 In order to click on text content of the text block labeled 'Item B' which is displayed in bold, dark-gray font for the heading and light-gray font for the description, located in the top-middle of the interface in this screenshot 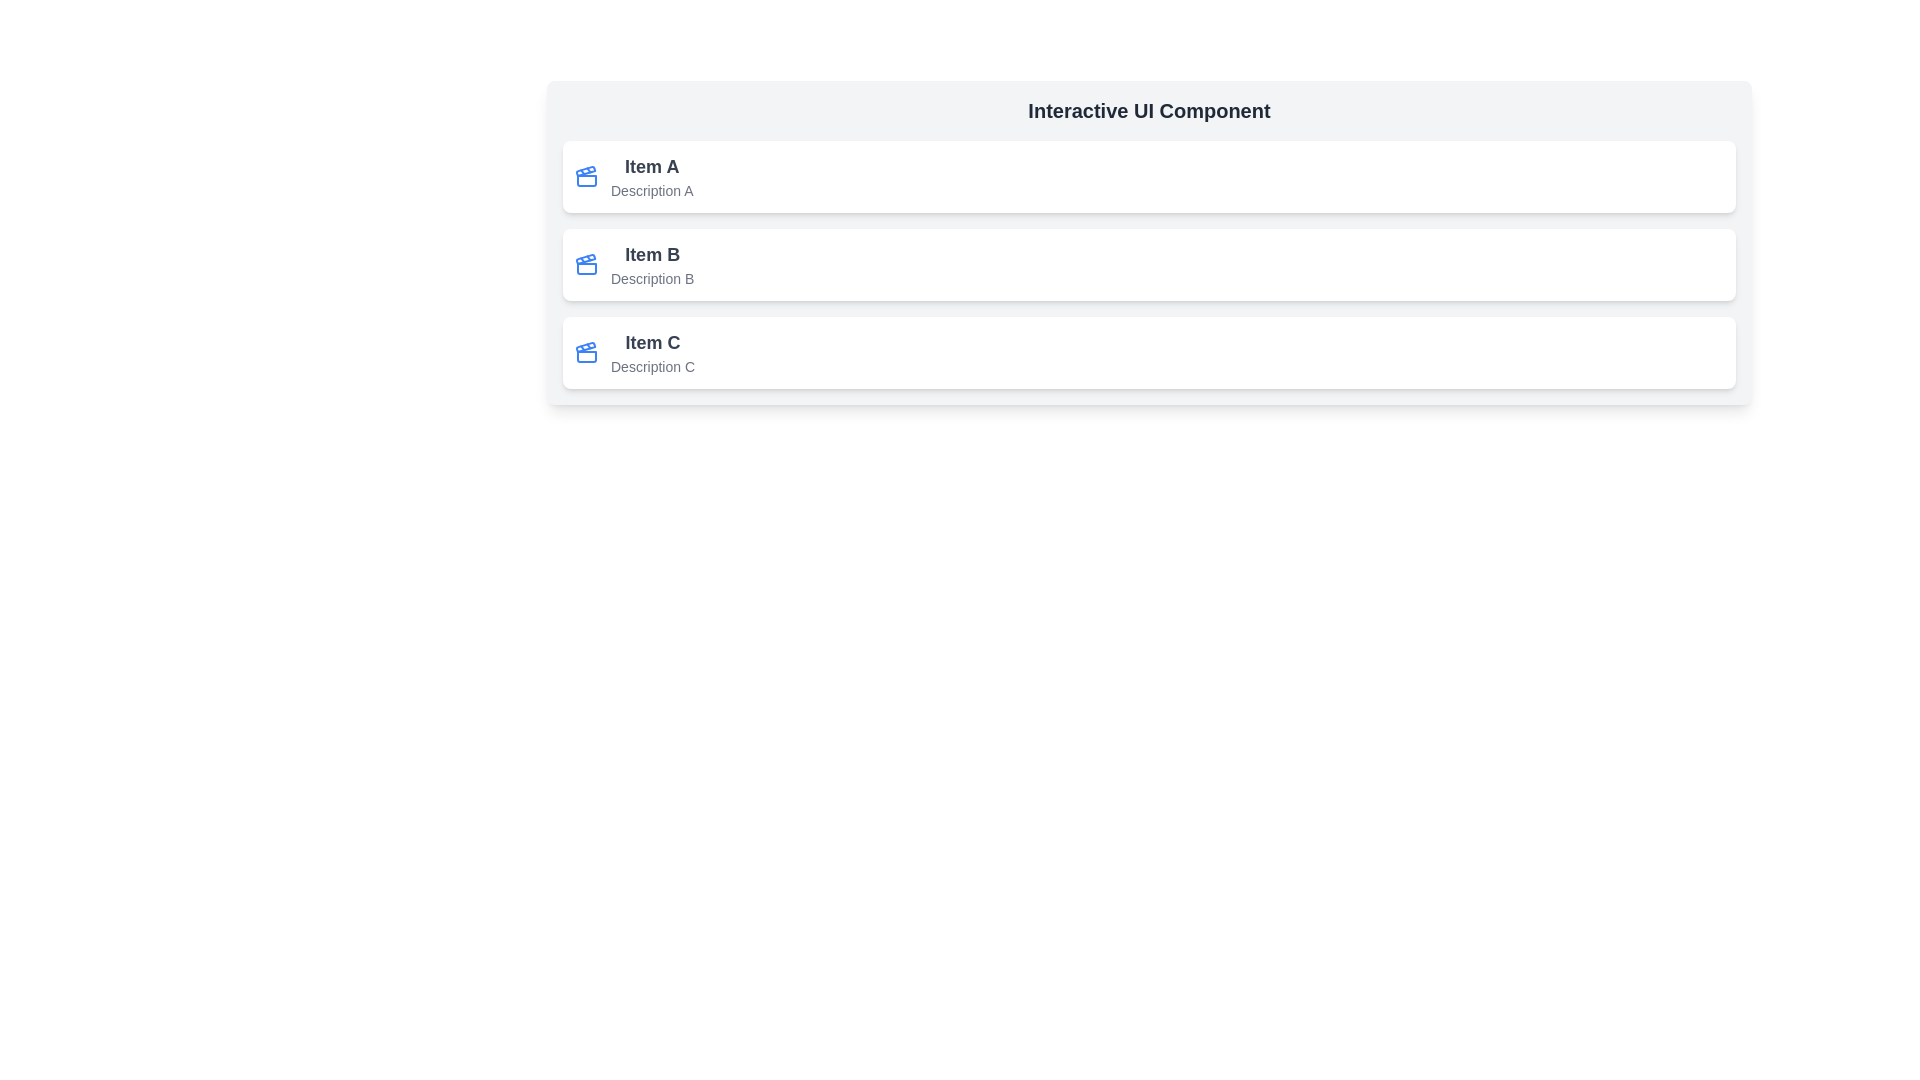, I will do `click(652, 264)`.